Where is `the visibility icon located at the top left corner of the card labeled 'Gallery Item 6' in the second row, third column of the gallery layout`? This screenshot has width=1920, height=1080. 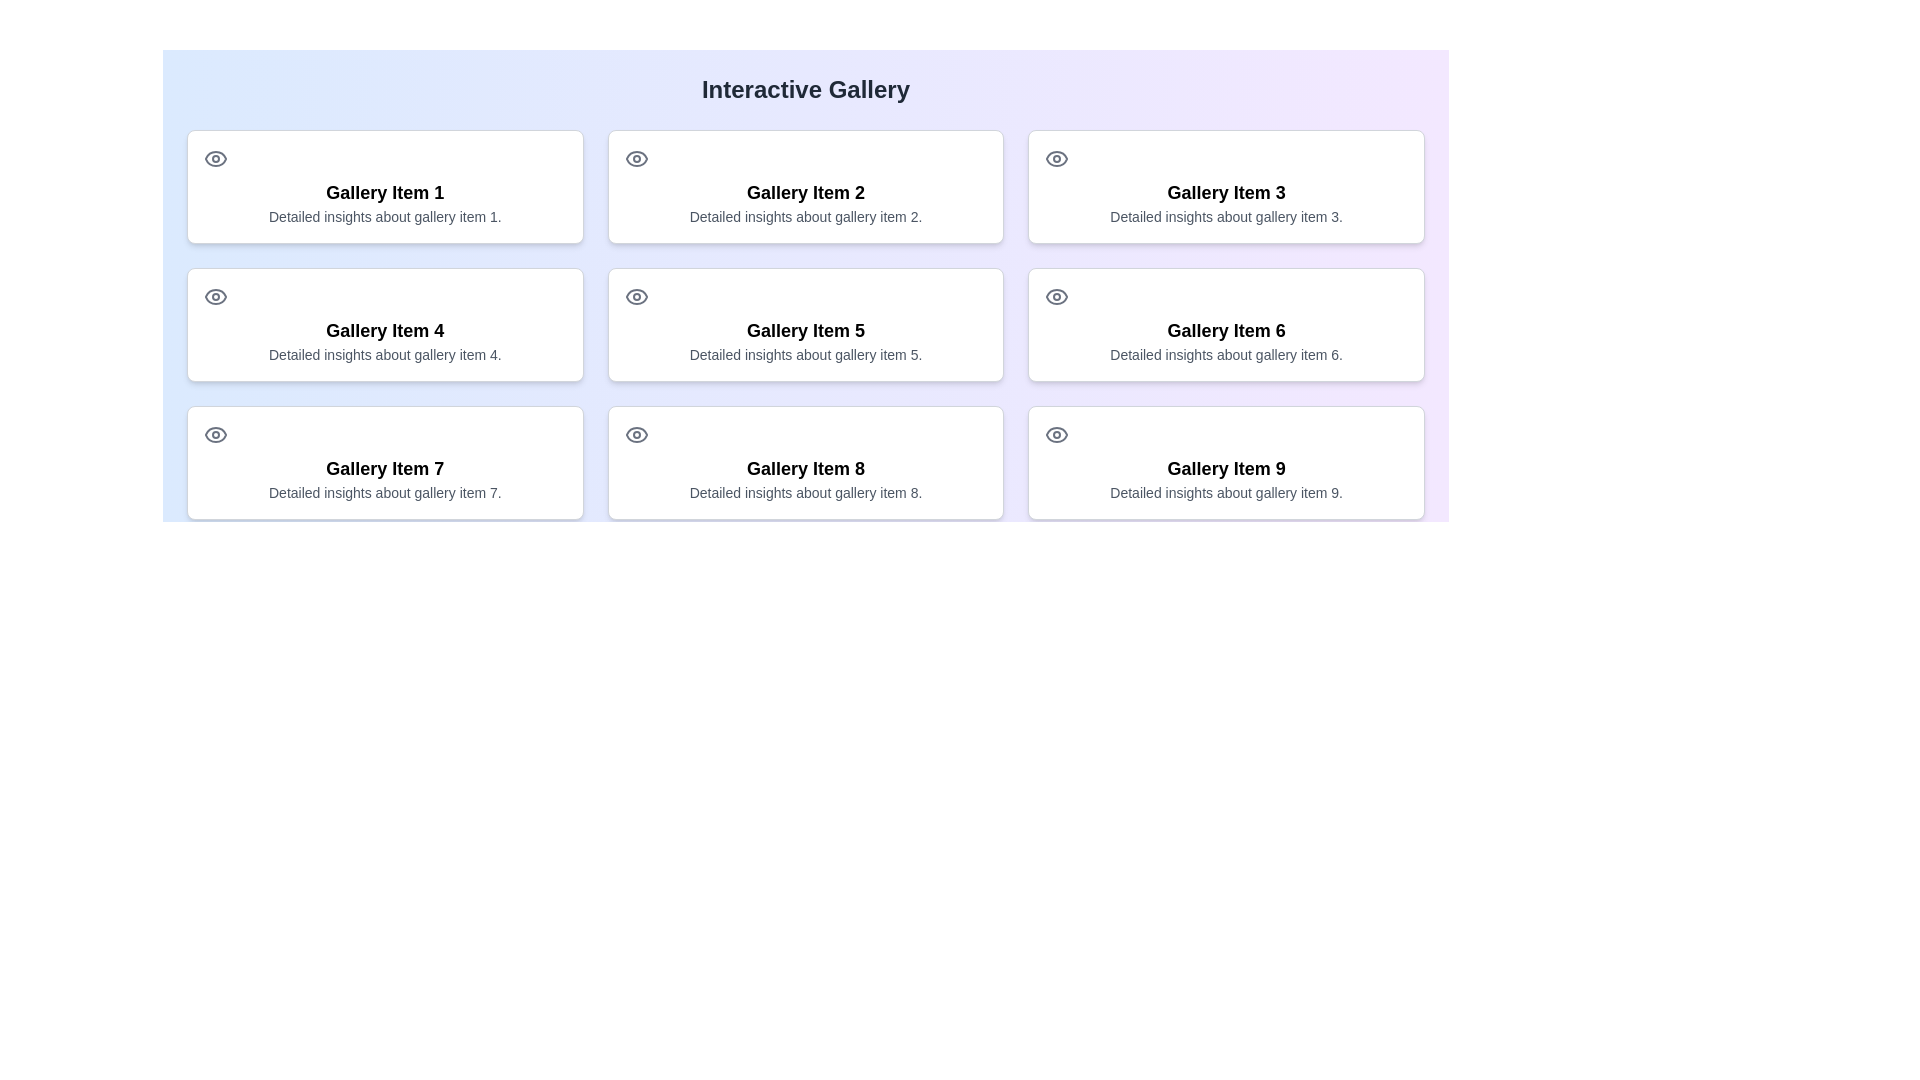
the visibility icon located at the top left corner of the card labeled 'Gallery Item 6' in the second row, third column of the gallery layout is located at coordinates (1056, 297).